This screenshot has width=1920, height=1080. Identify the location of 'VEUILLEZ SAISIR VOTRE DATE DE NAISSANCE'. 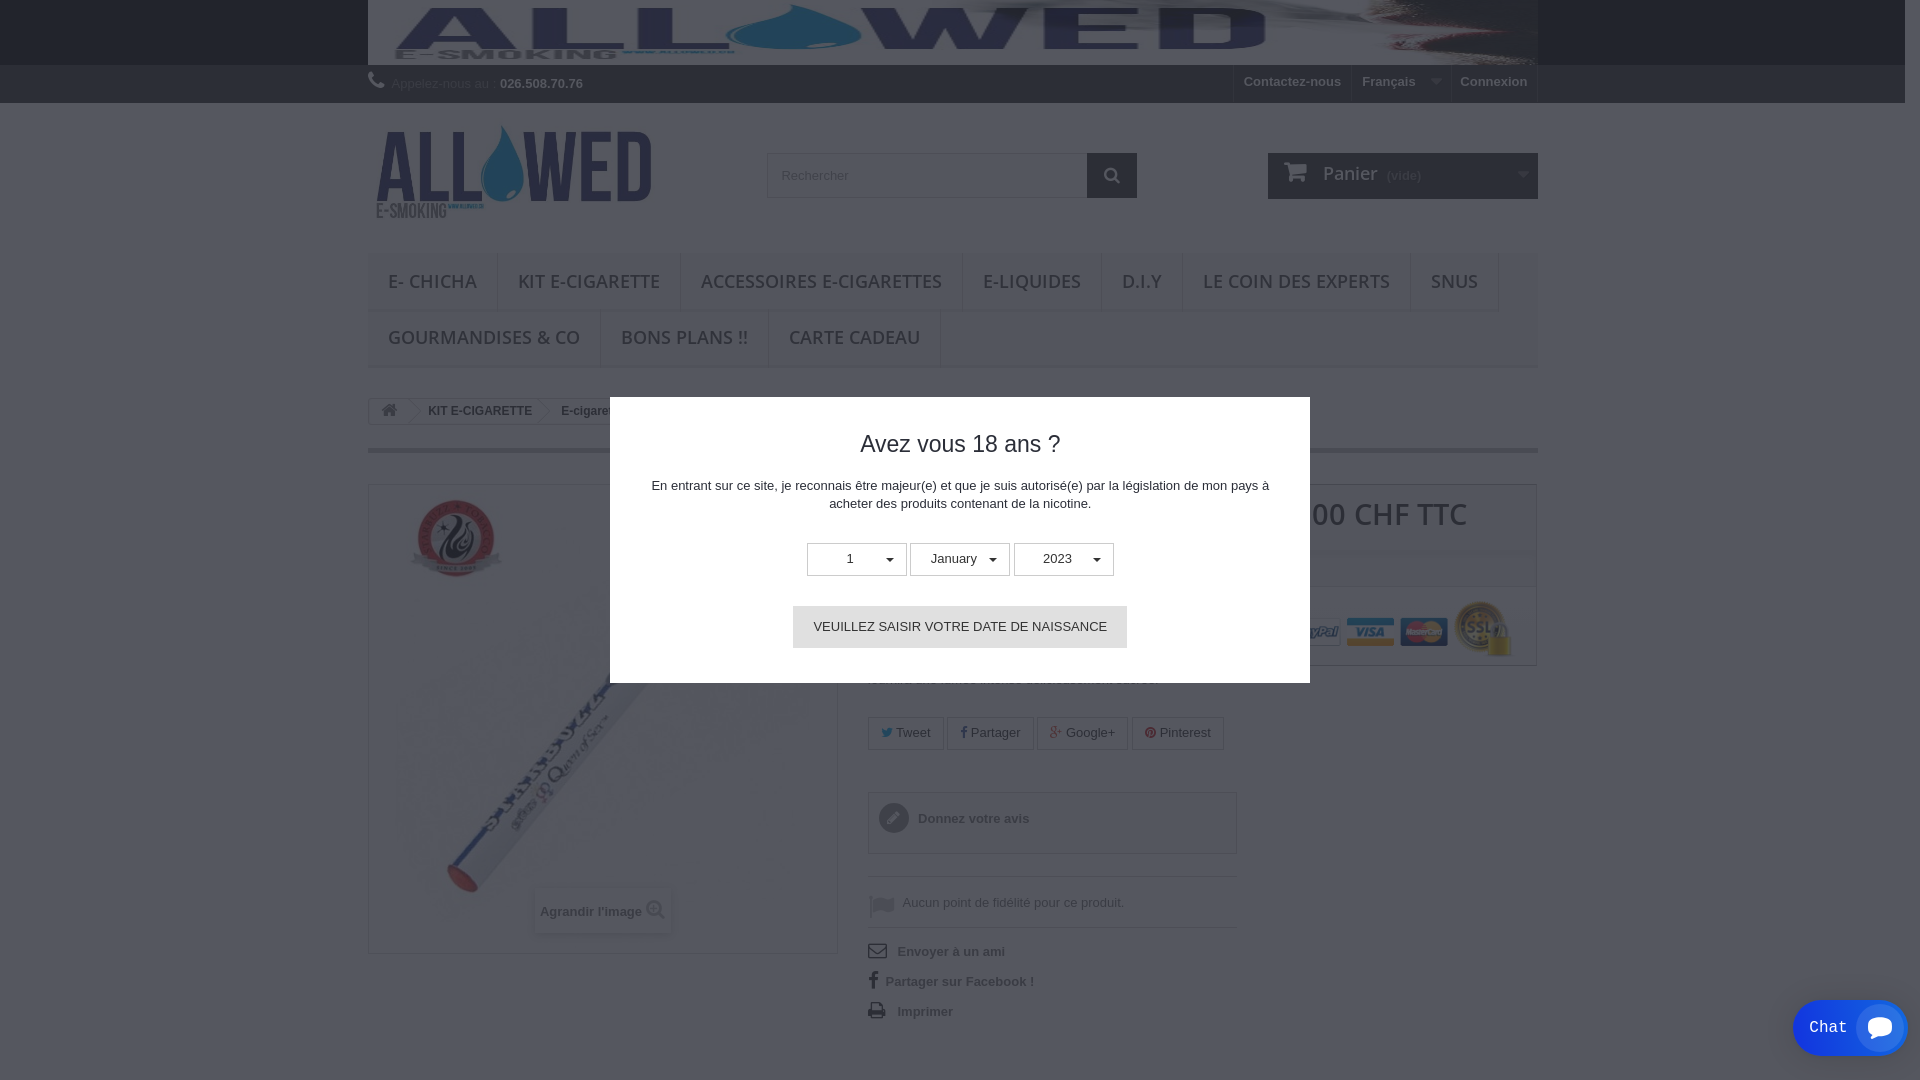
(960, 626).